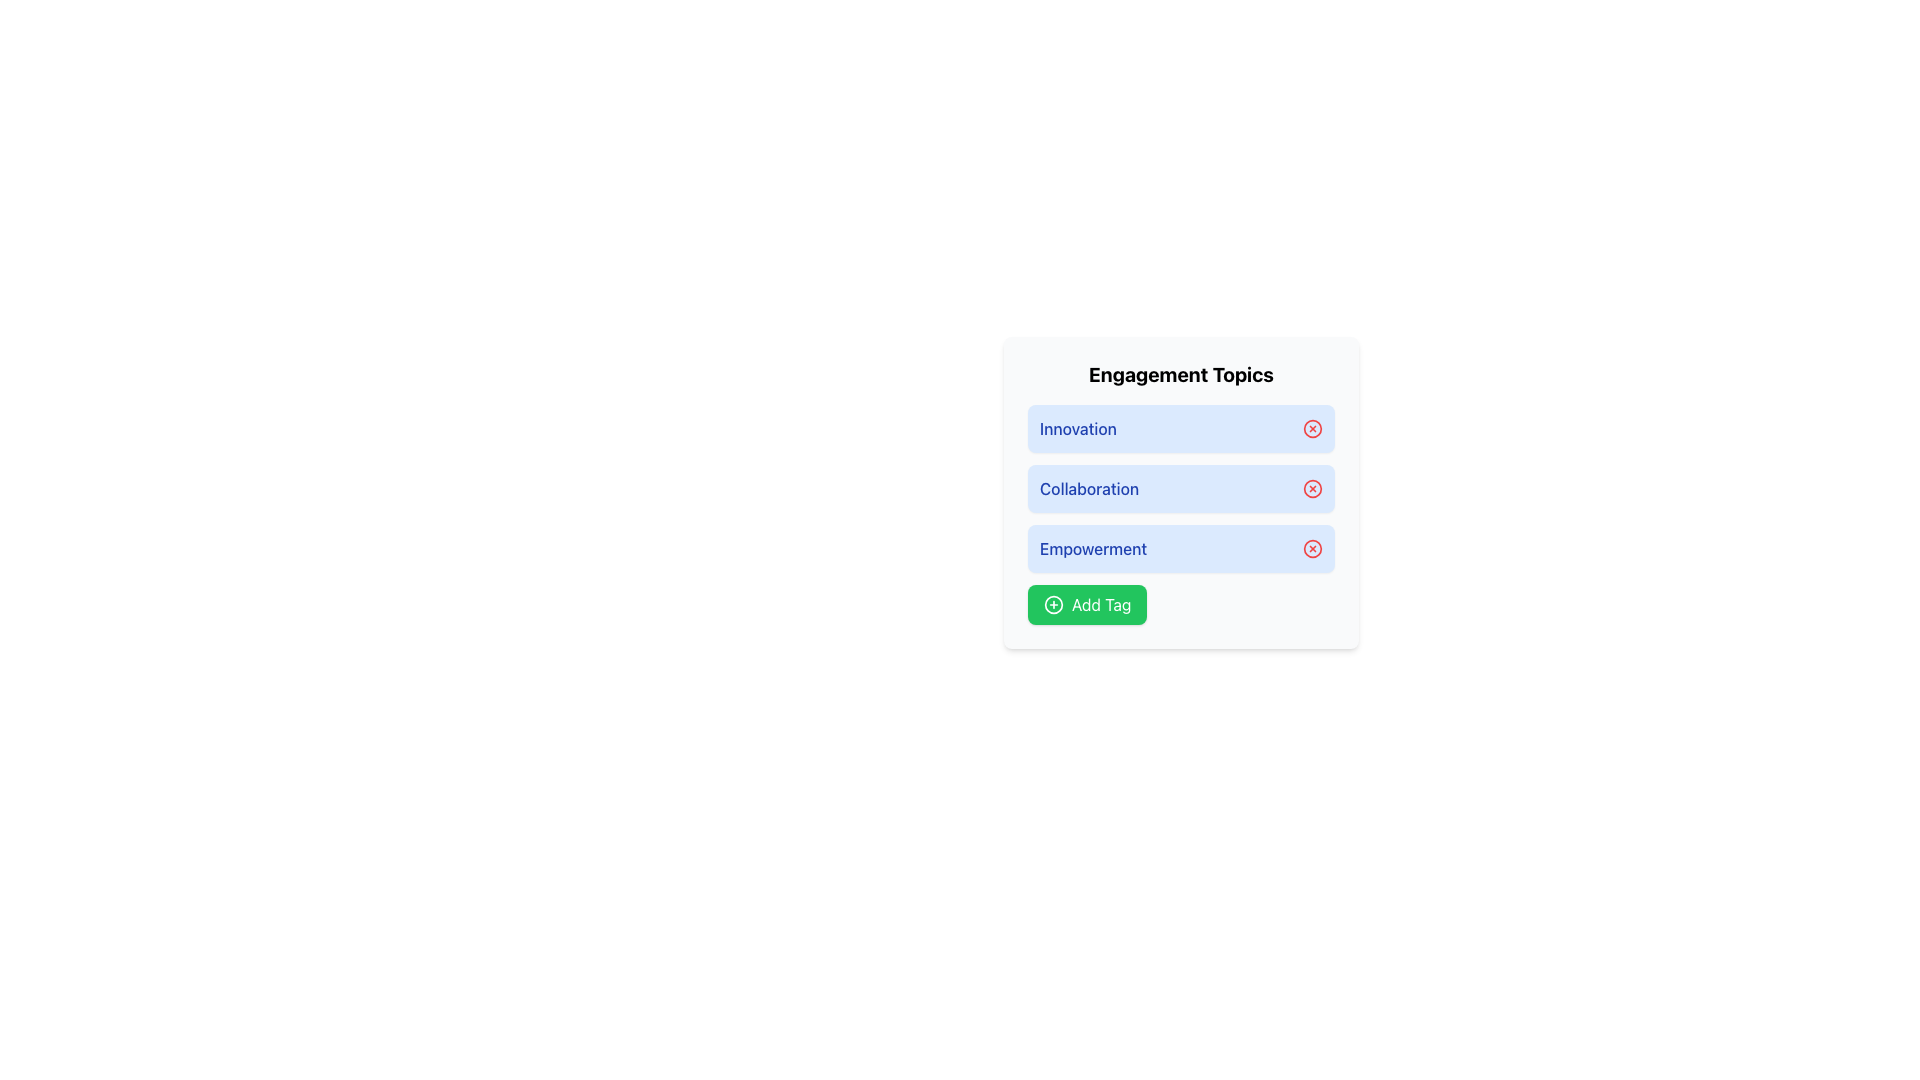  Describe the element at coordinates (1053, 604) in the screenshot. I see `the circular plus icon located at the center of the green 'Add Tag' button, which is positioned` at that location.